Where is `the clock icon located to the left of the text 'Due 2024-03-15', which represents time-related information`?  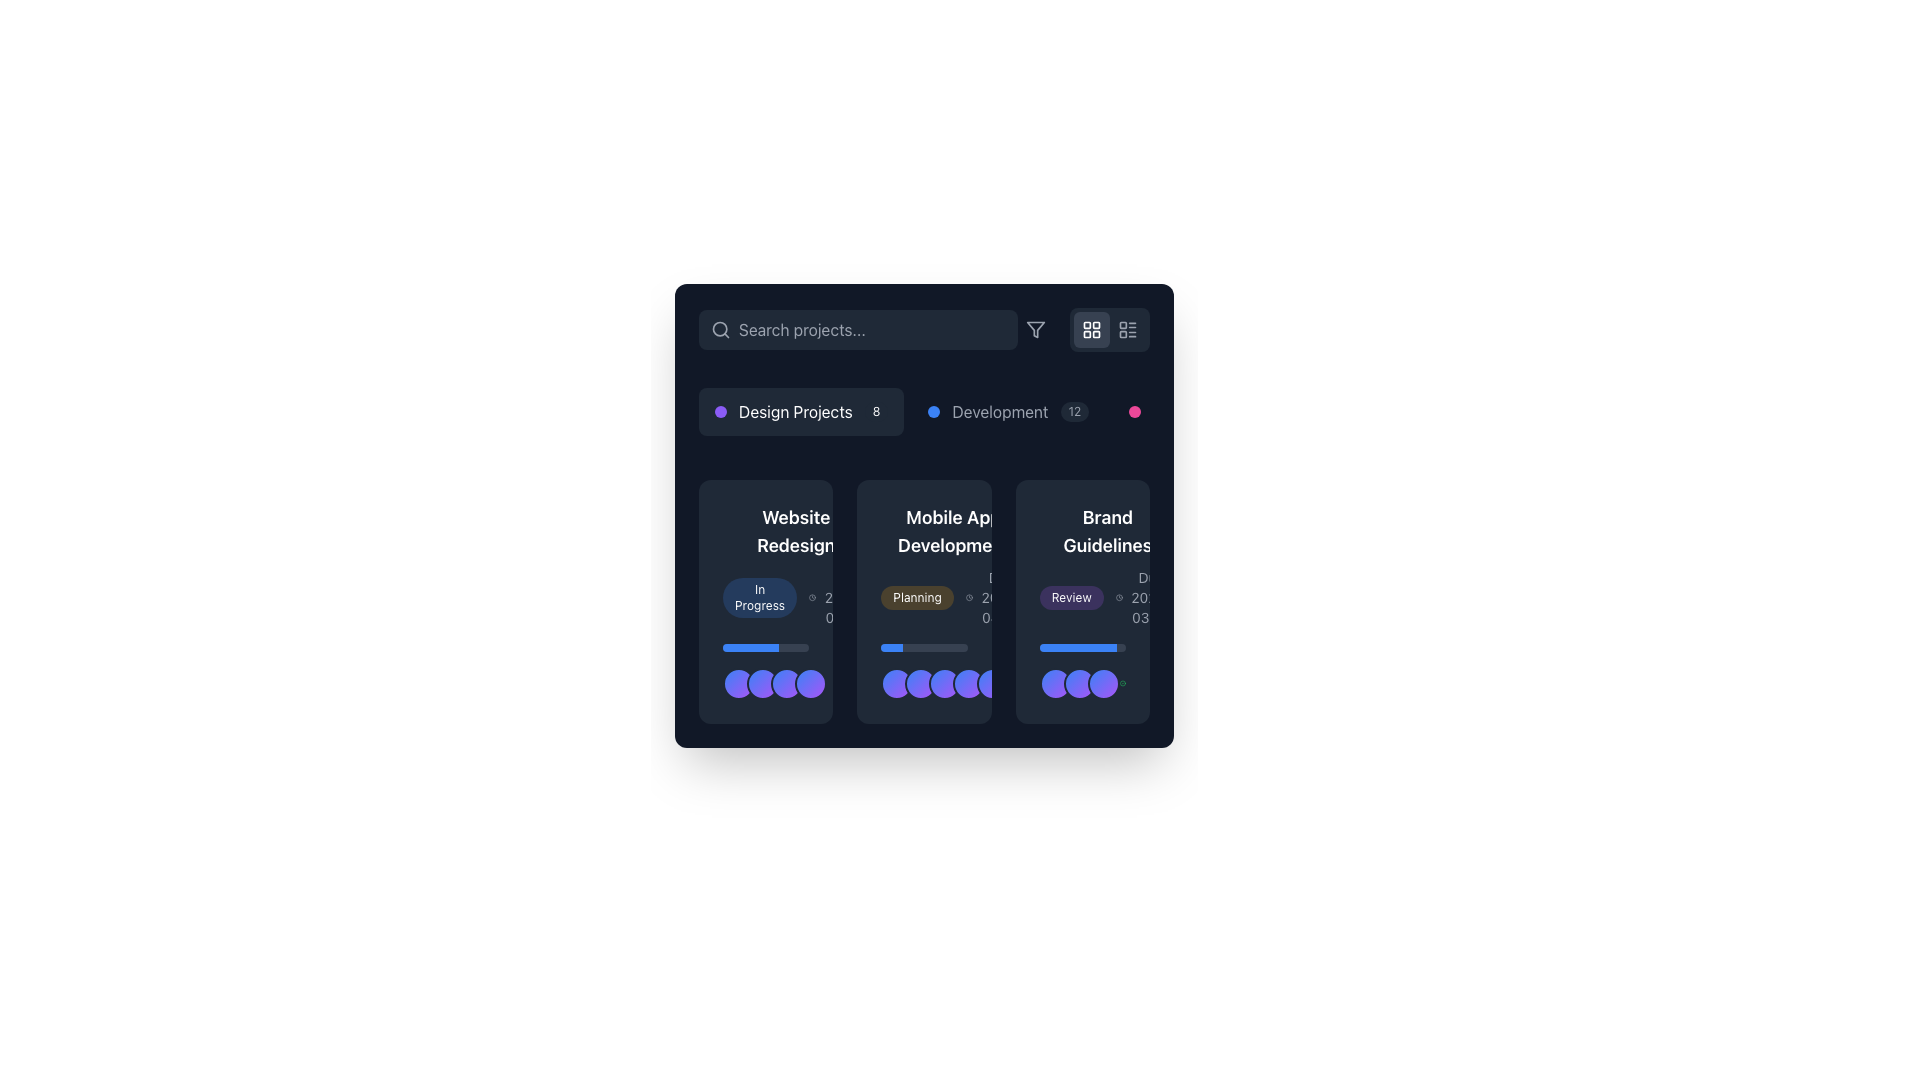 the clock icon located to the left of the text 'Due 2024-03-15', which represents time-related information is located at coordinates (812, 596).